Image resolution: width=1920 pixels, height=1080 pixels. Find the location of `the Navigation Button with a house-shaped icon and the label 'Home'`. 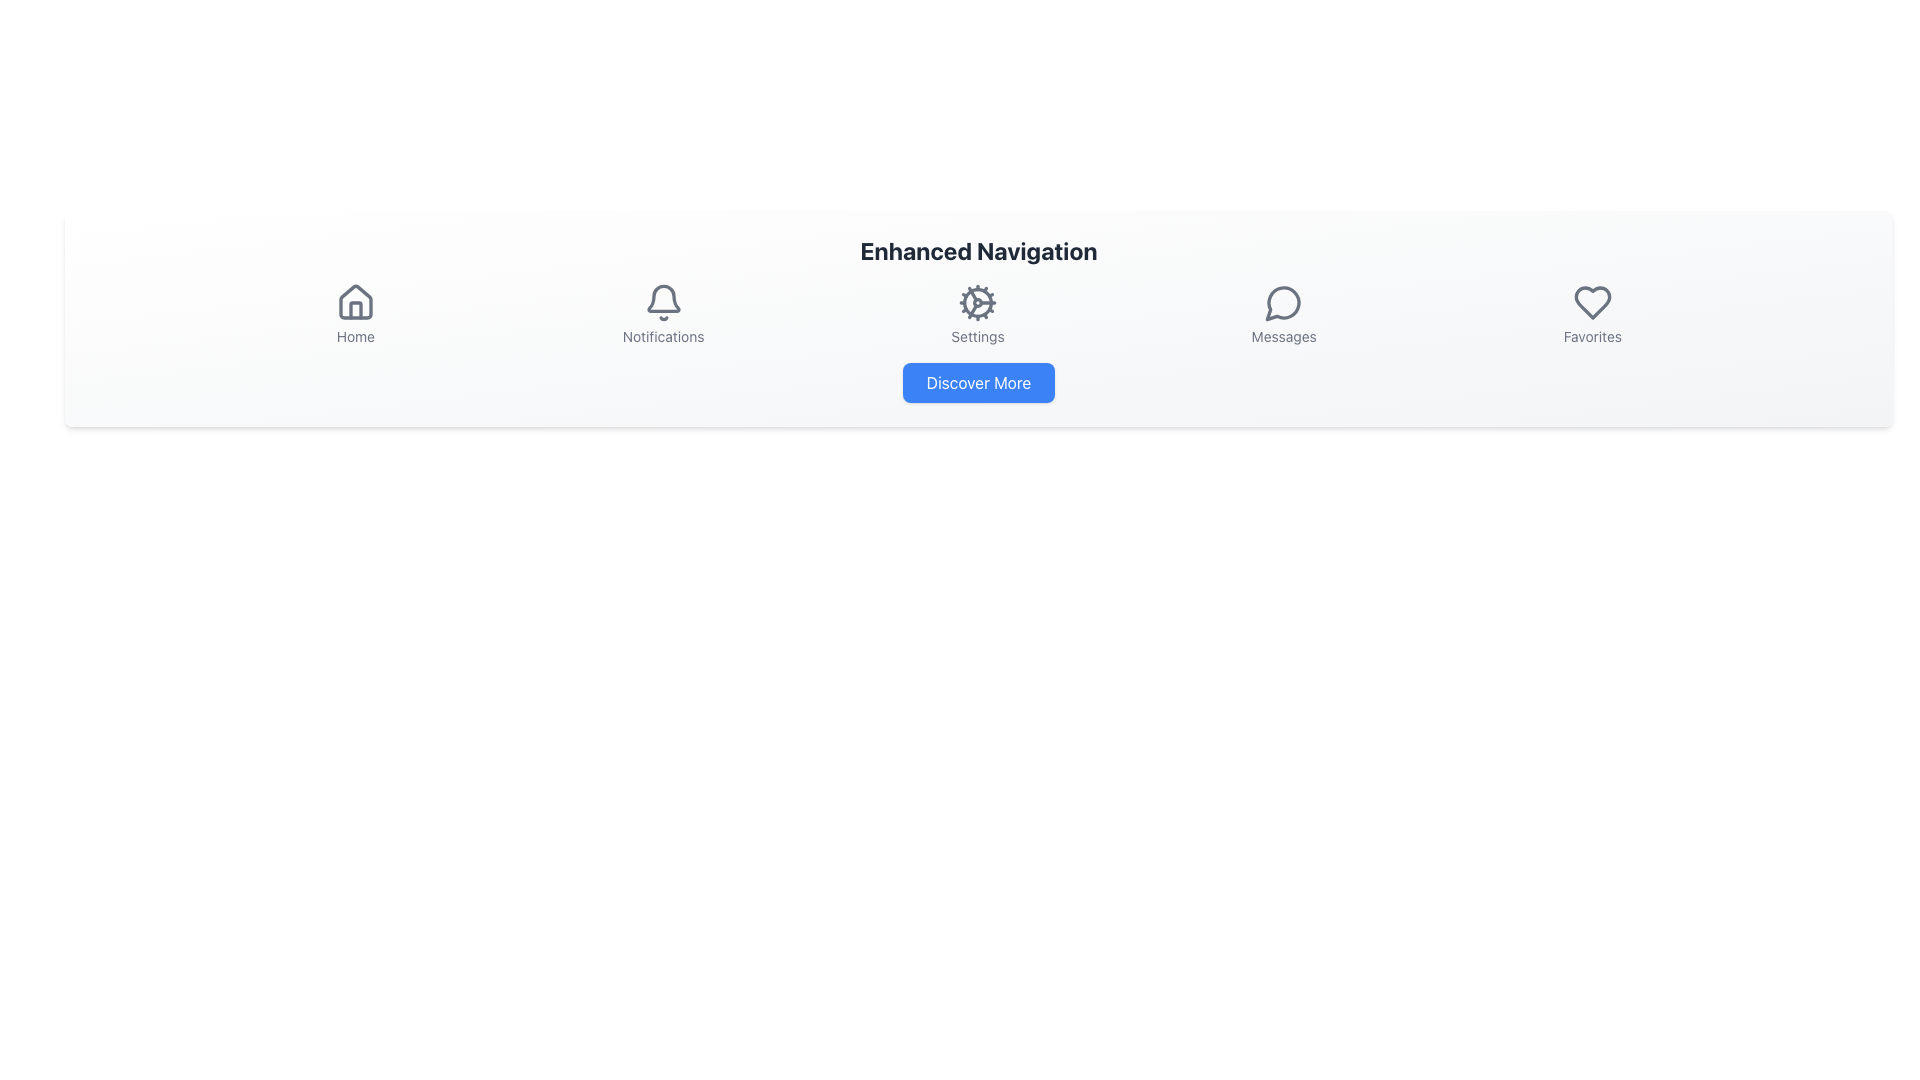

the Navigation Button with a house-shaped icon and the label 'Home' is located at coordinates (355, 315).